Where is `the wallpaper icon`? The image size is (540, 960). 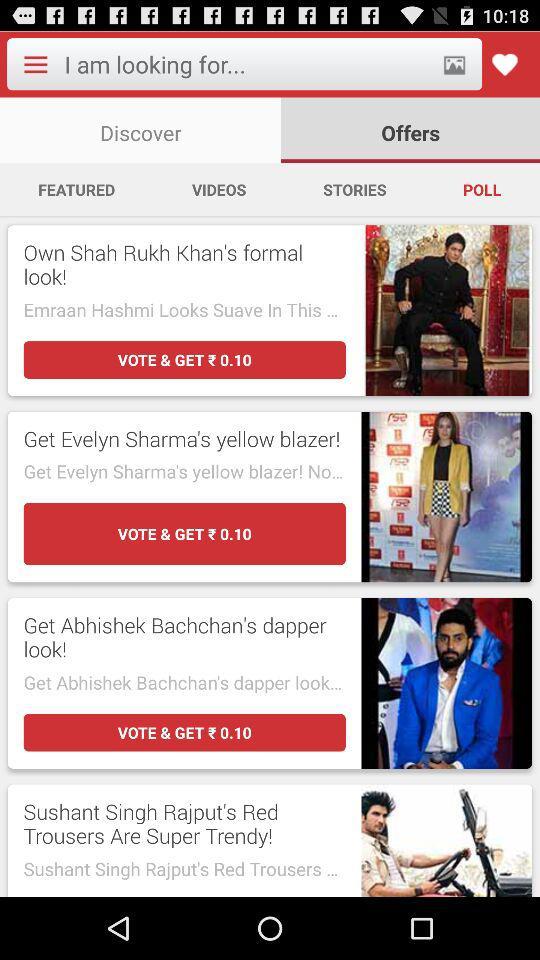 the wallpaper icon is located at coordinates (454, 68).